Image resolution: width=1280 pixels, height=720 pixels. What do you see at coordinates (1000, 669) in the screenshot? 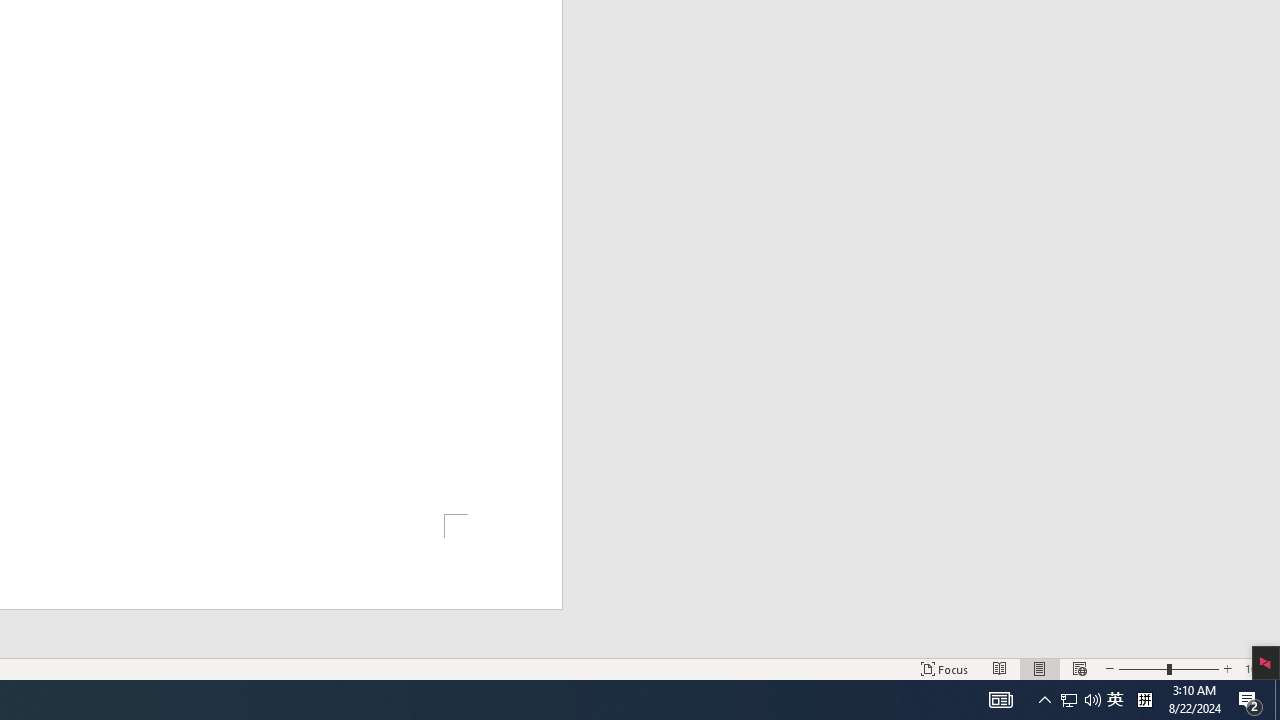
I see `'Read Mode'` at bounding box center [1000, 669].